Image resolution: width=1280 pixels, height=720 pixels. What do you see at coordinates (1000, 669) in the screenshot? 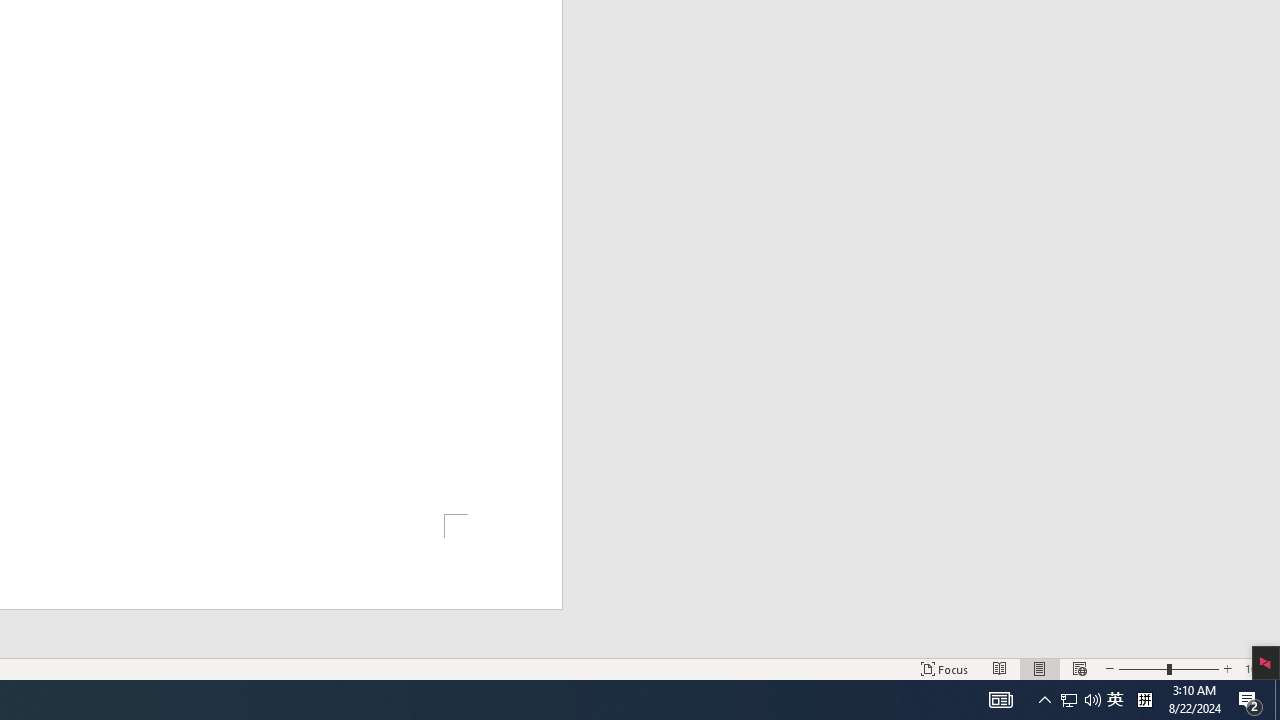
I see `'Read Mode'` at bounding box center [1000, 669].